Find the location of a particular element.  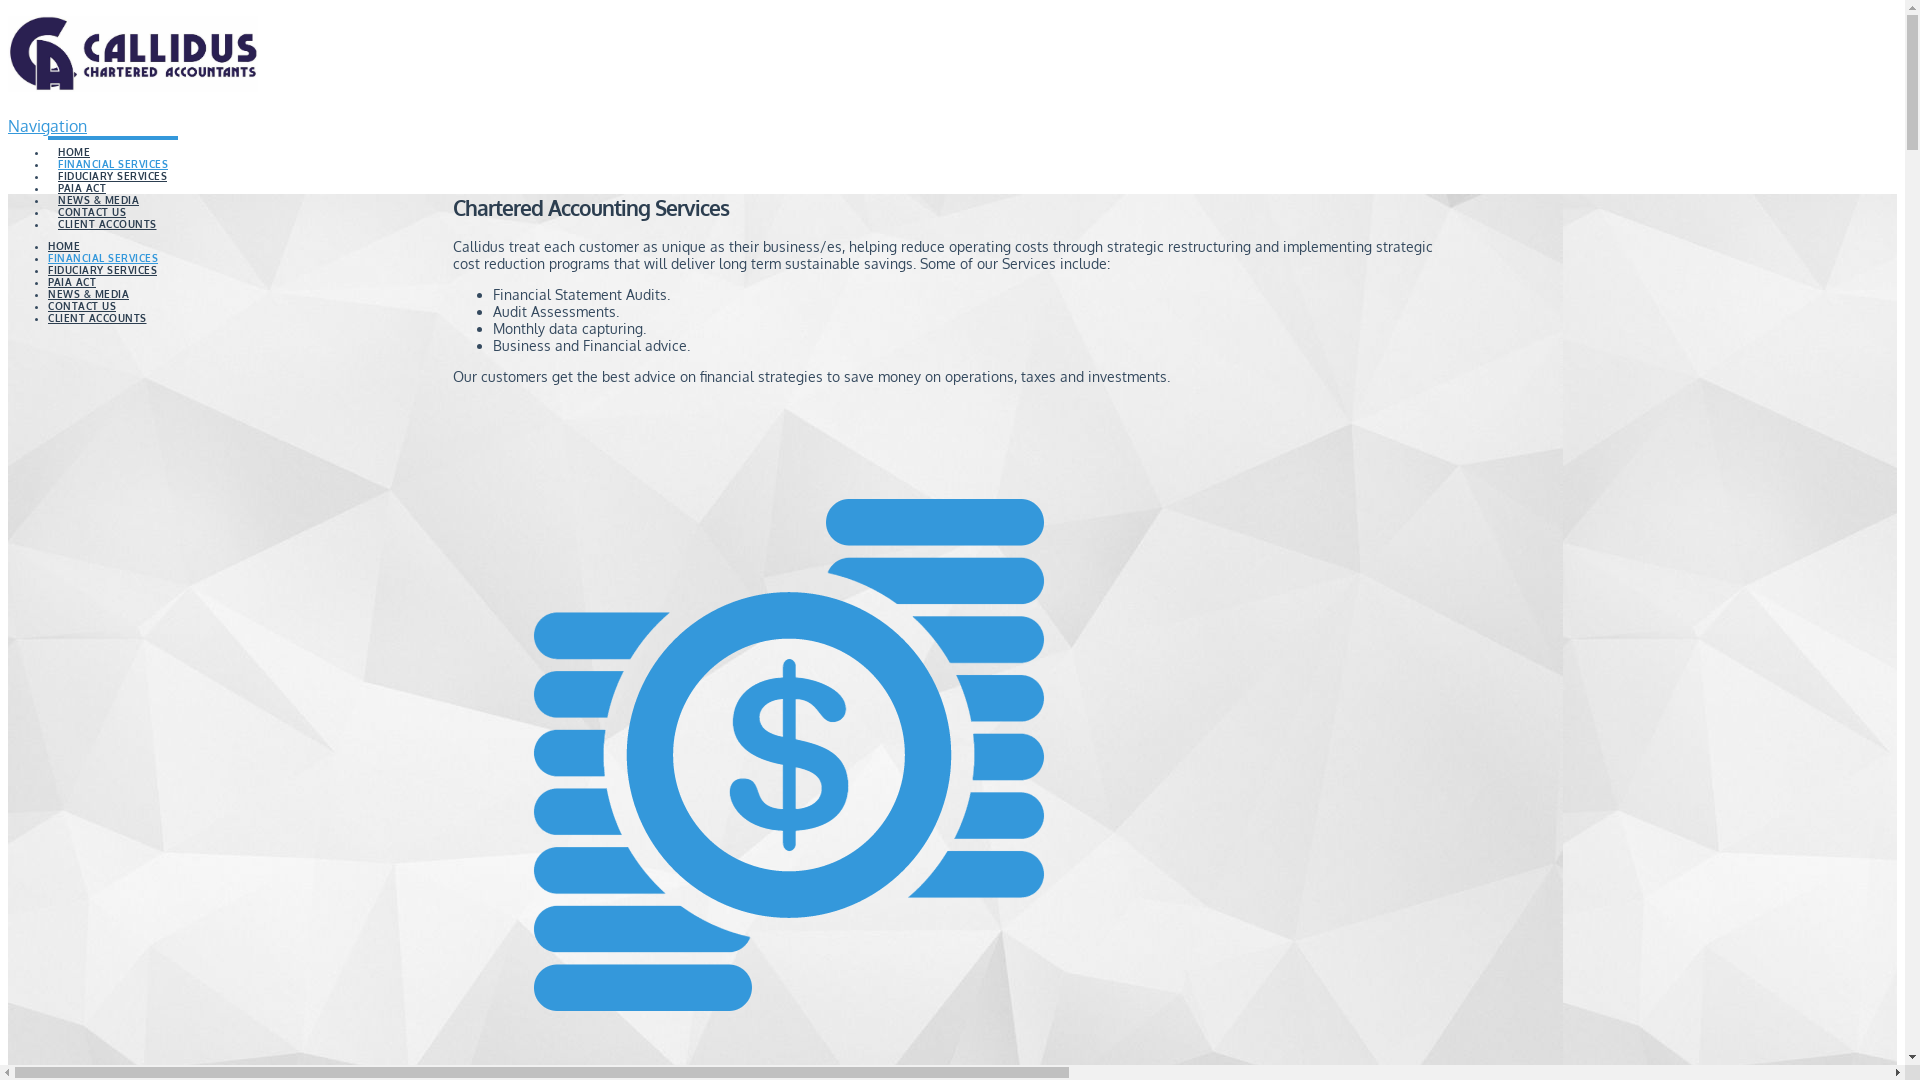

'Callidus Wealth Management' is located at coordinates (8, 64).